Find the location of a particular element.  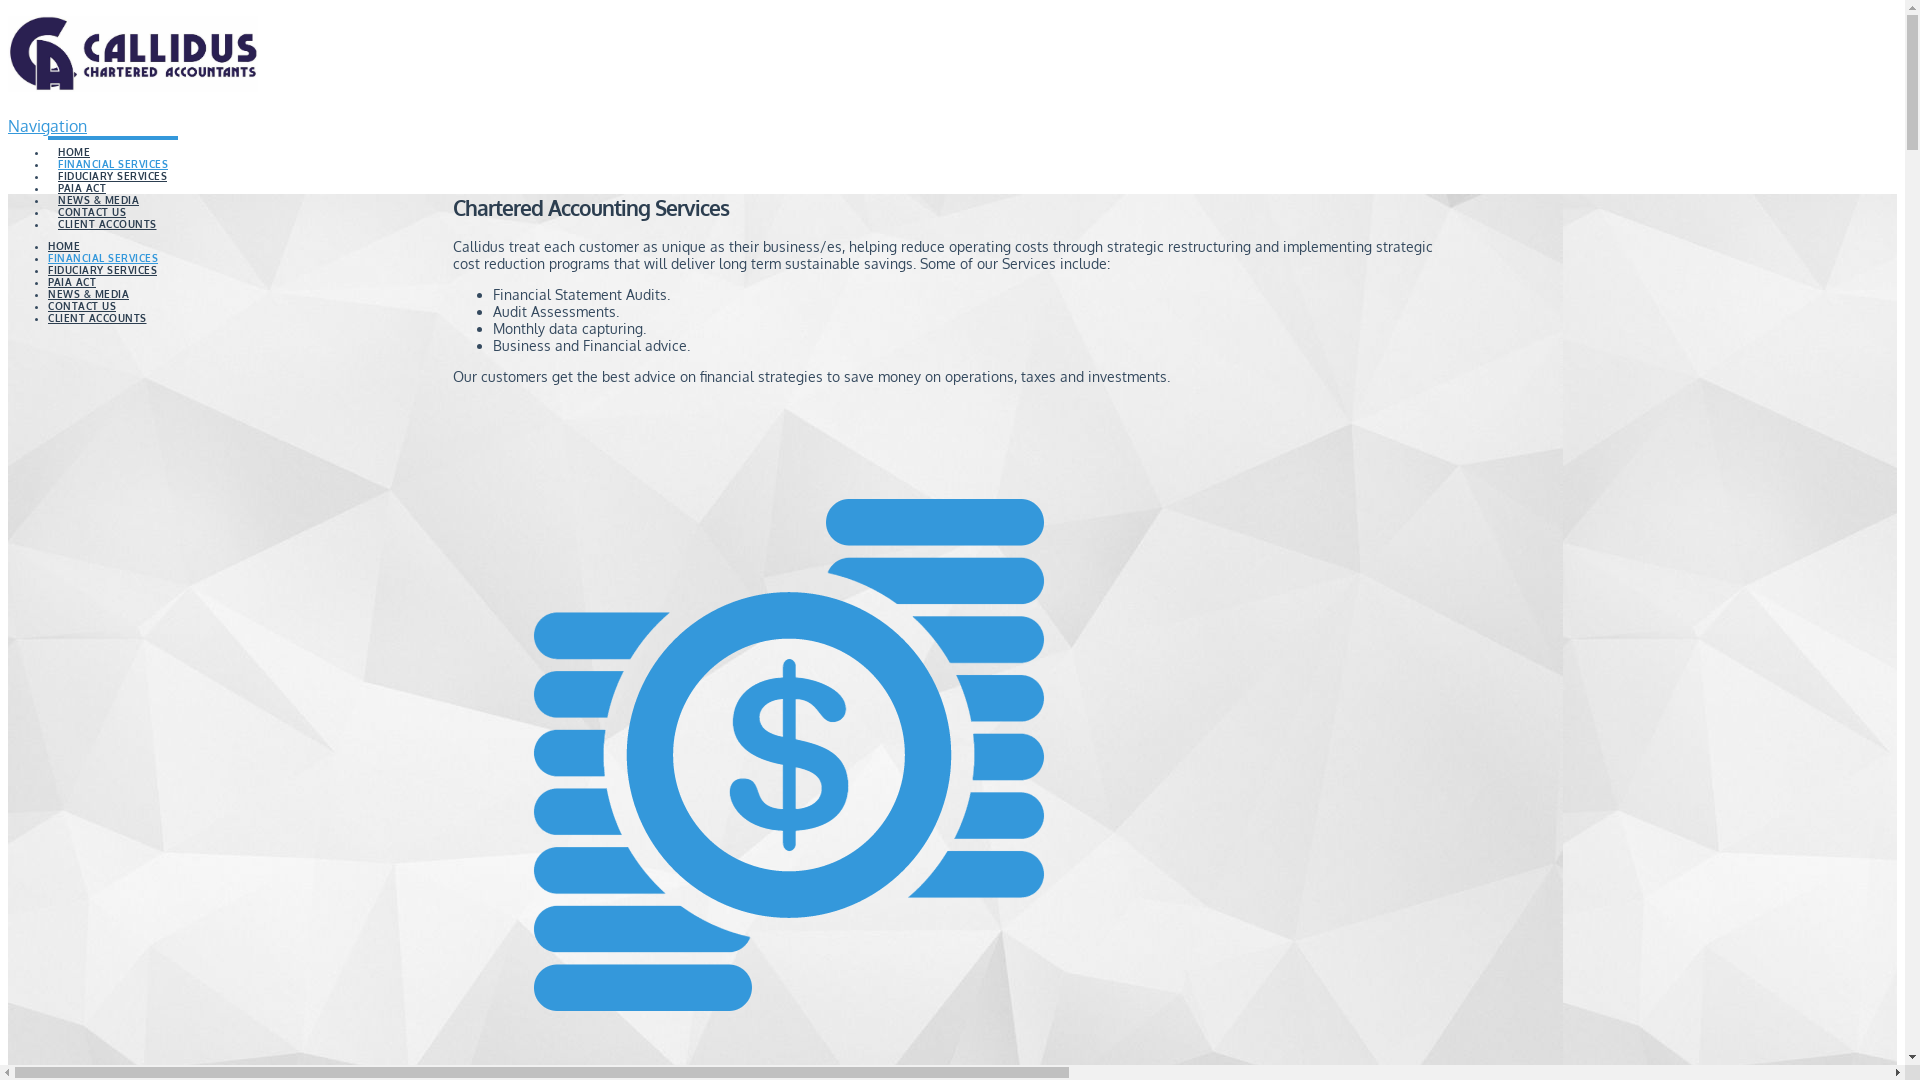

'Callidus Wealth Management' is located at coordinates (8, 64).